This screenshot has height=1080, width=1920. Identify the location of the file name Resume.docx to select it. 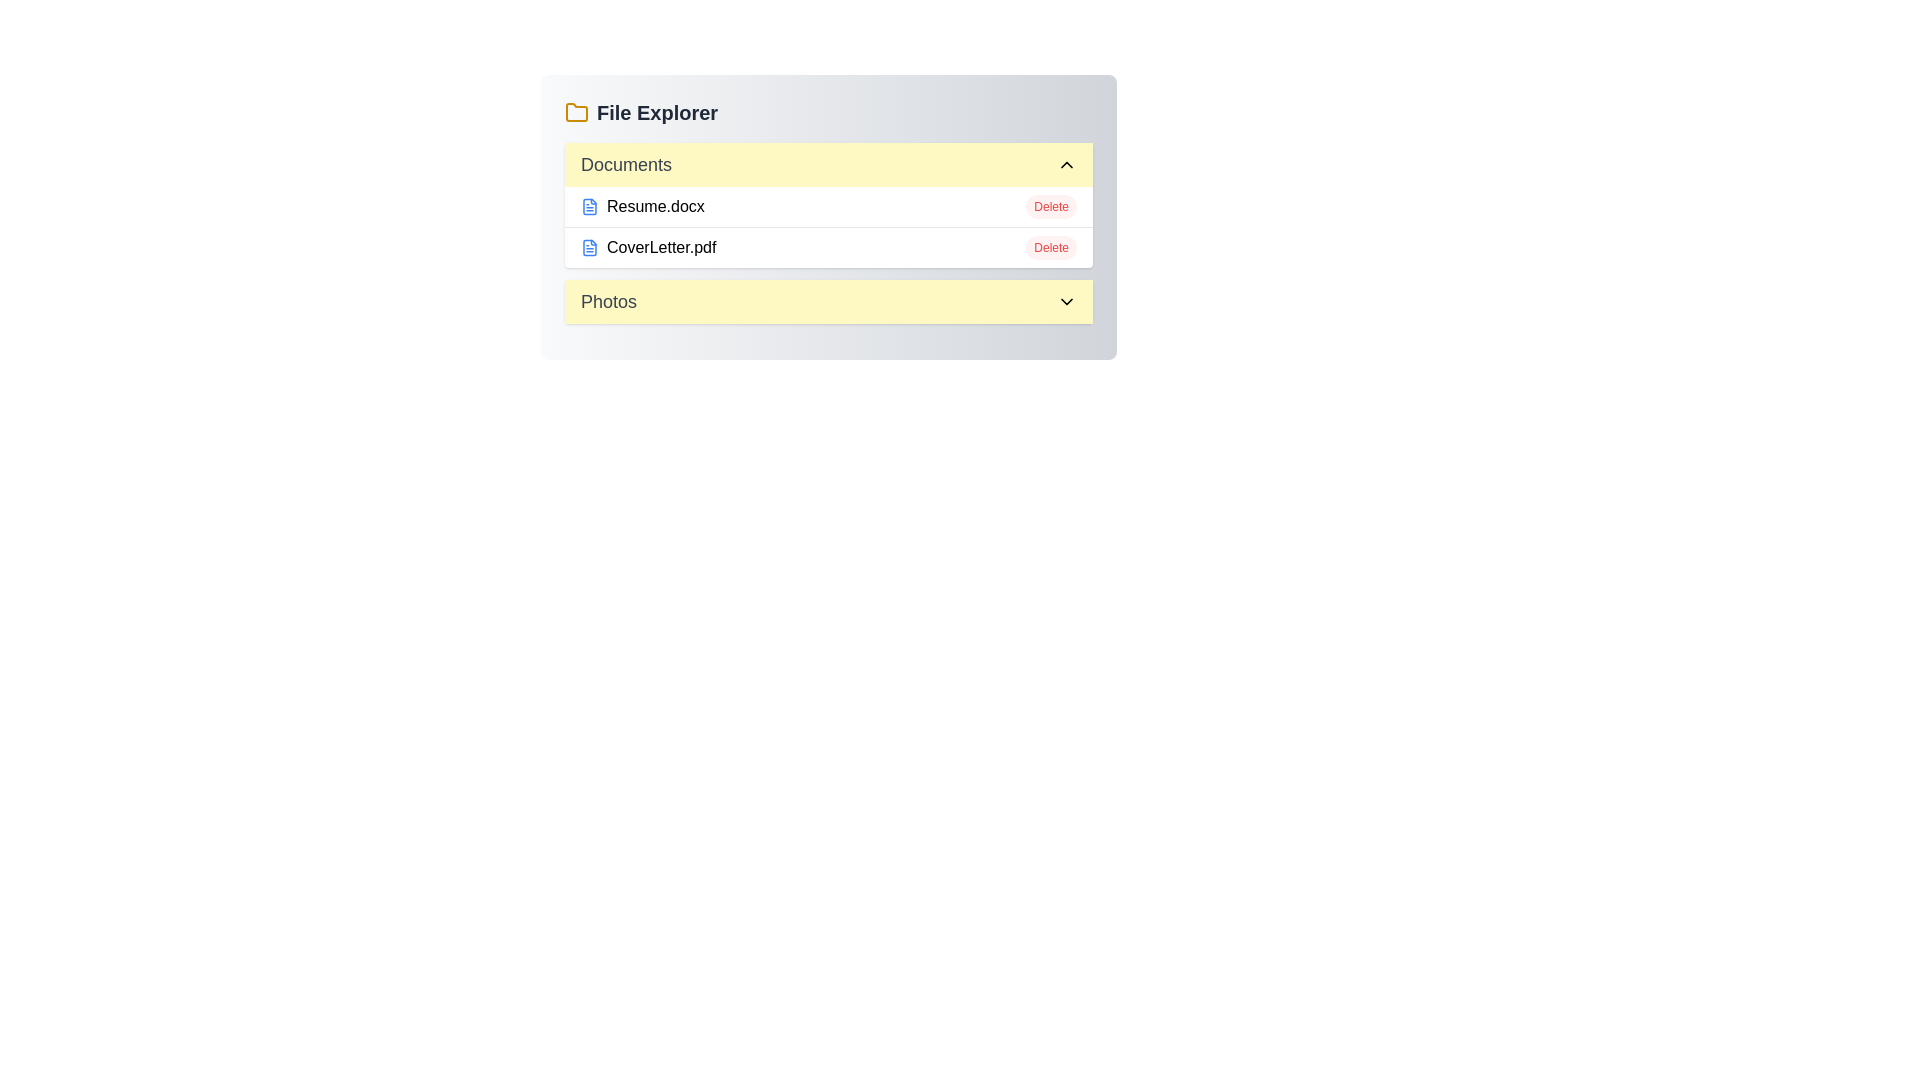
(642, 207).